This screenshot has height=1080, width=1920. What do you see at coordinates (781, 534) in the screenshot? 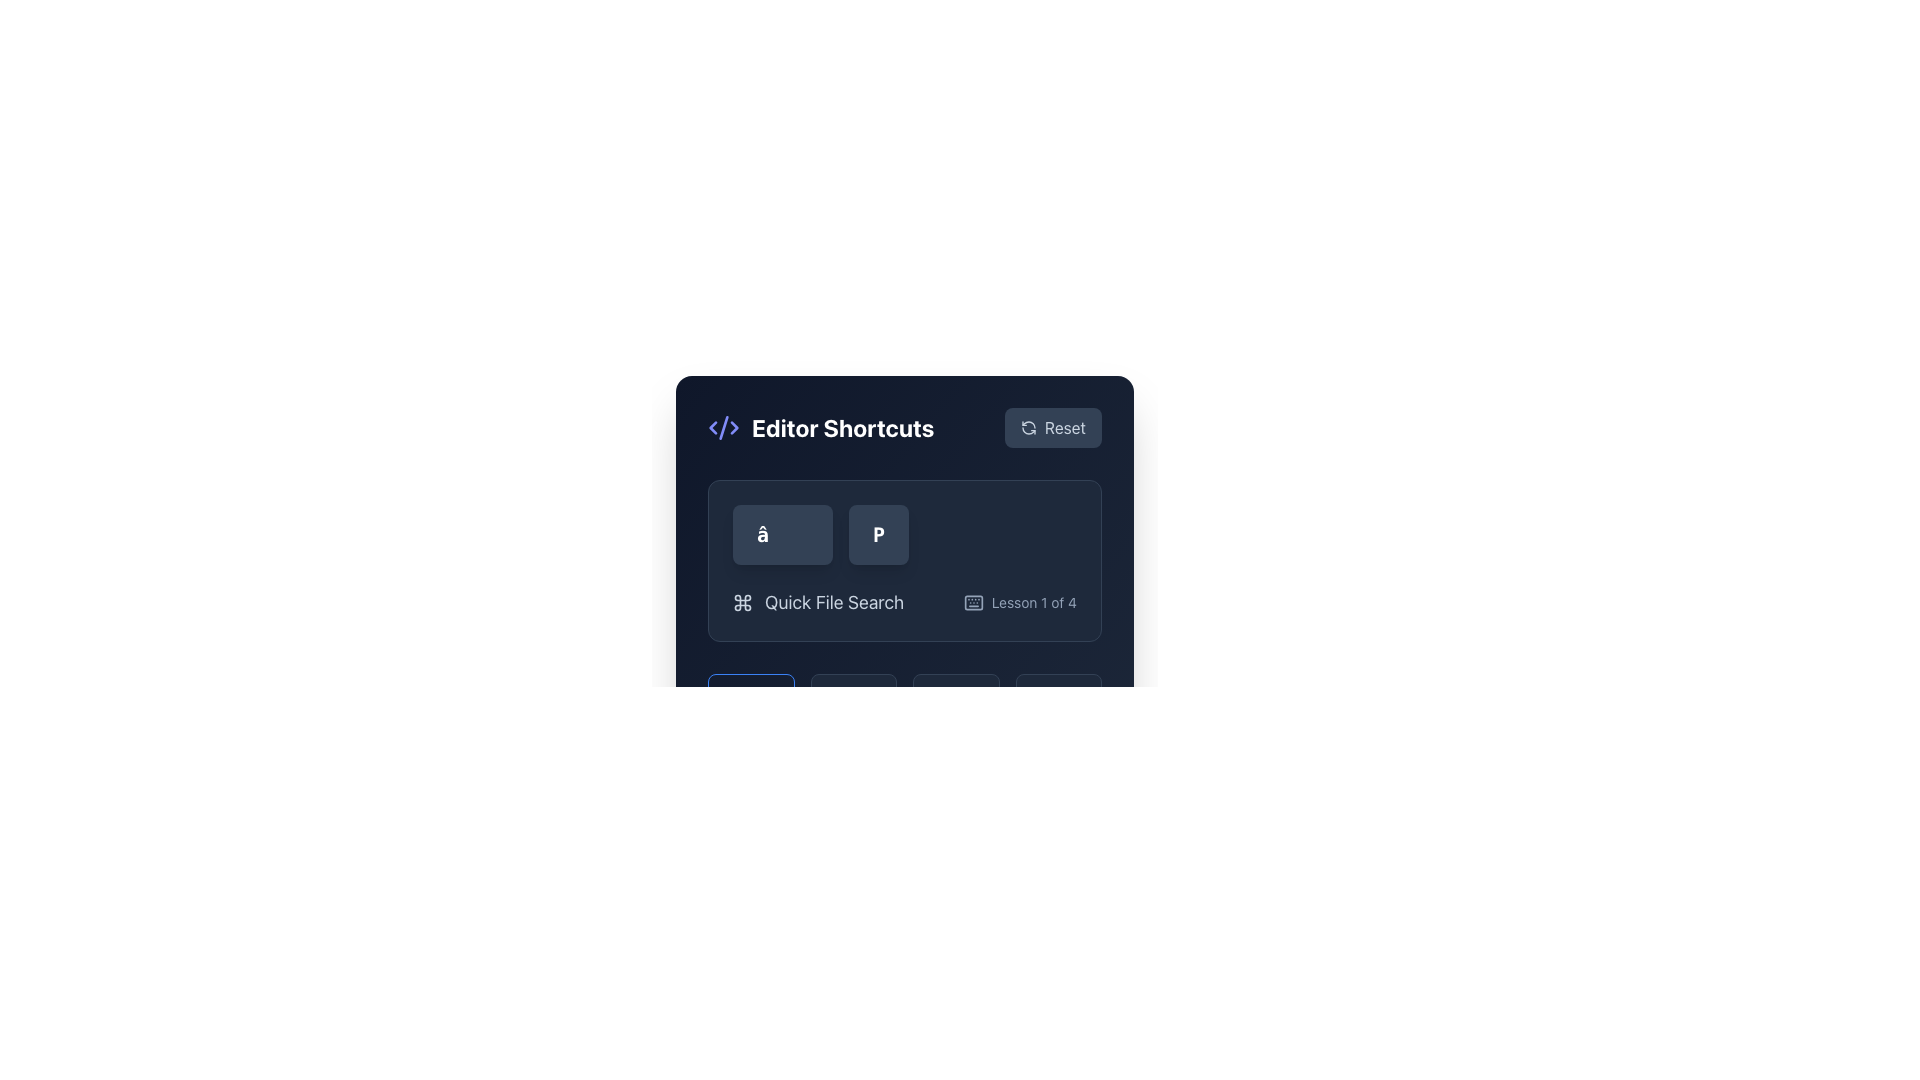
I see `the first button with the character '⌘' located in the 'Editor Shortcuts' box` at bounding box center [781, 534].